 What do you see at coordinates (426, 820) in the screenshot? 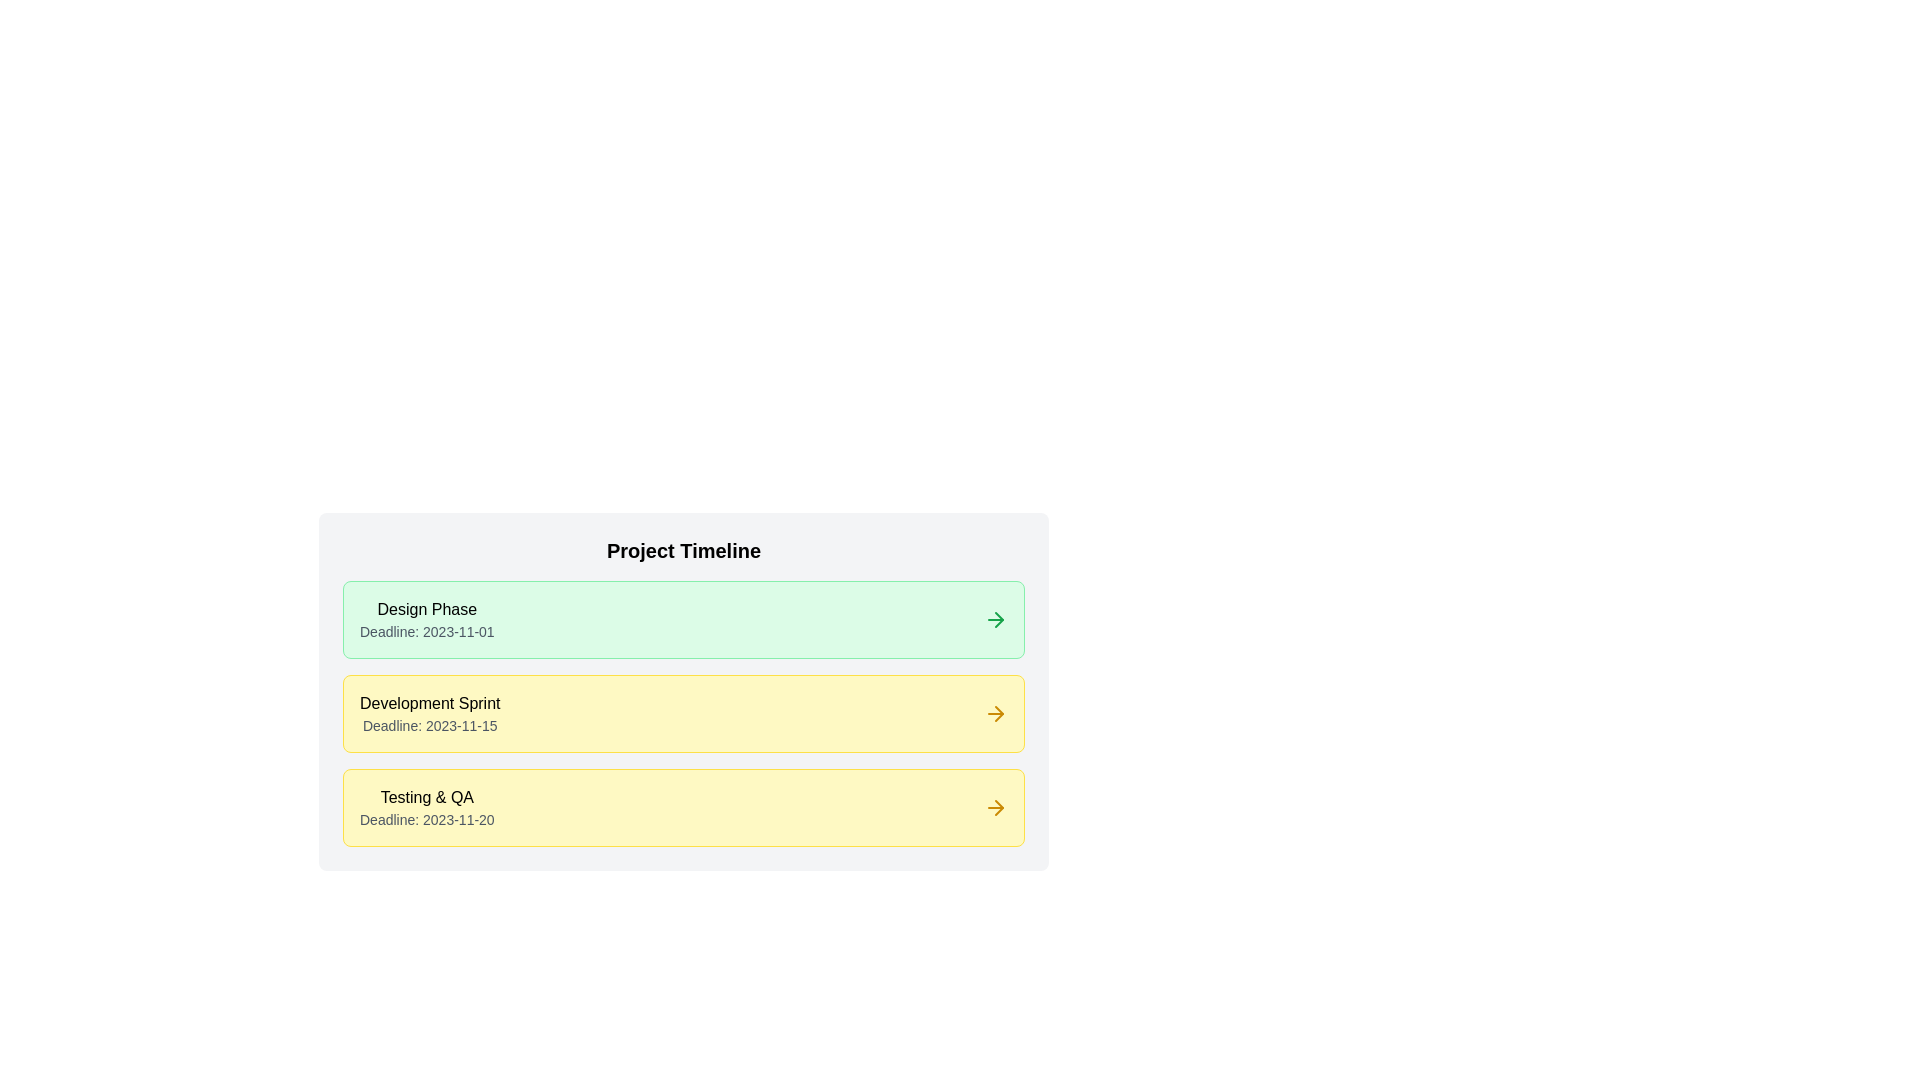
I see `the static text displaying the deadline date 'Deadline: 2023-11-20', located at the bottom of the 'Testing & QA' task block in a smaller gray text style` at bounding box center [426, 820].